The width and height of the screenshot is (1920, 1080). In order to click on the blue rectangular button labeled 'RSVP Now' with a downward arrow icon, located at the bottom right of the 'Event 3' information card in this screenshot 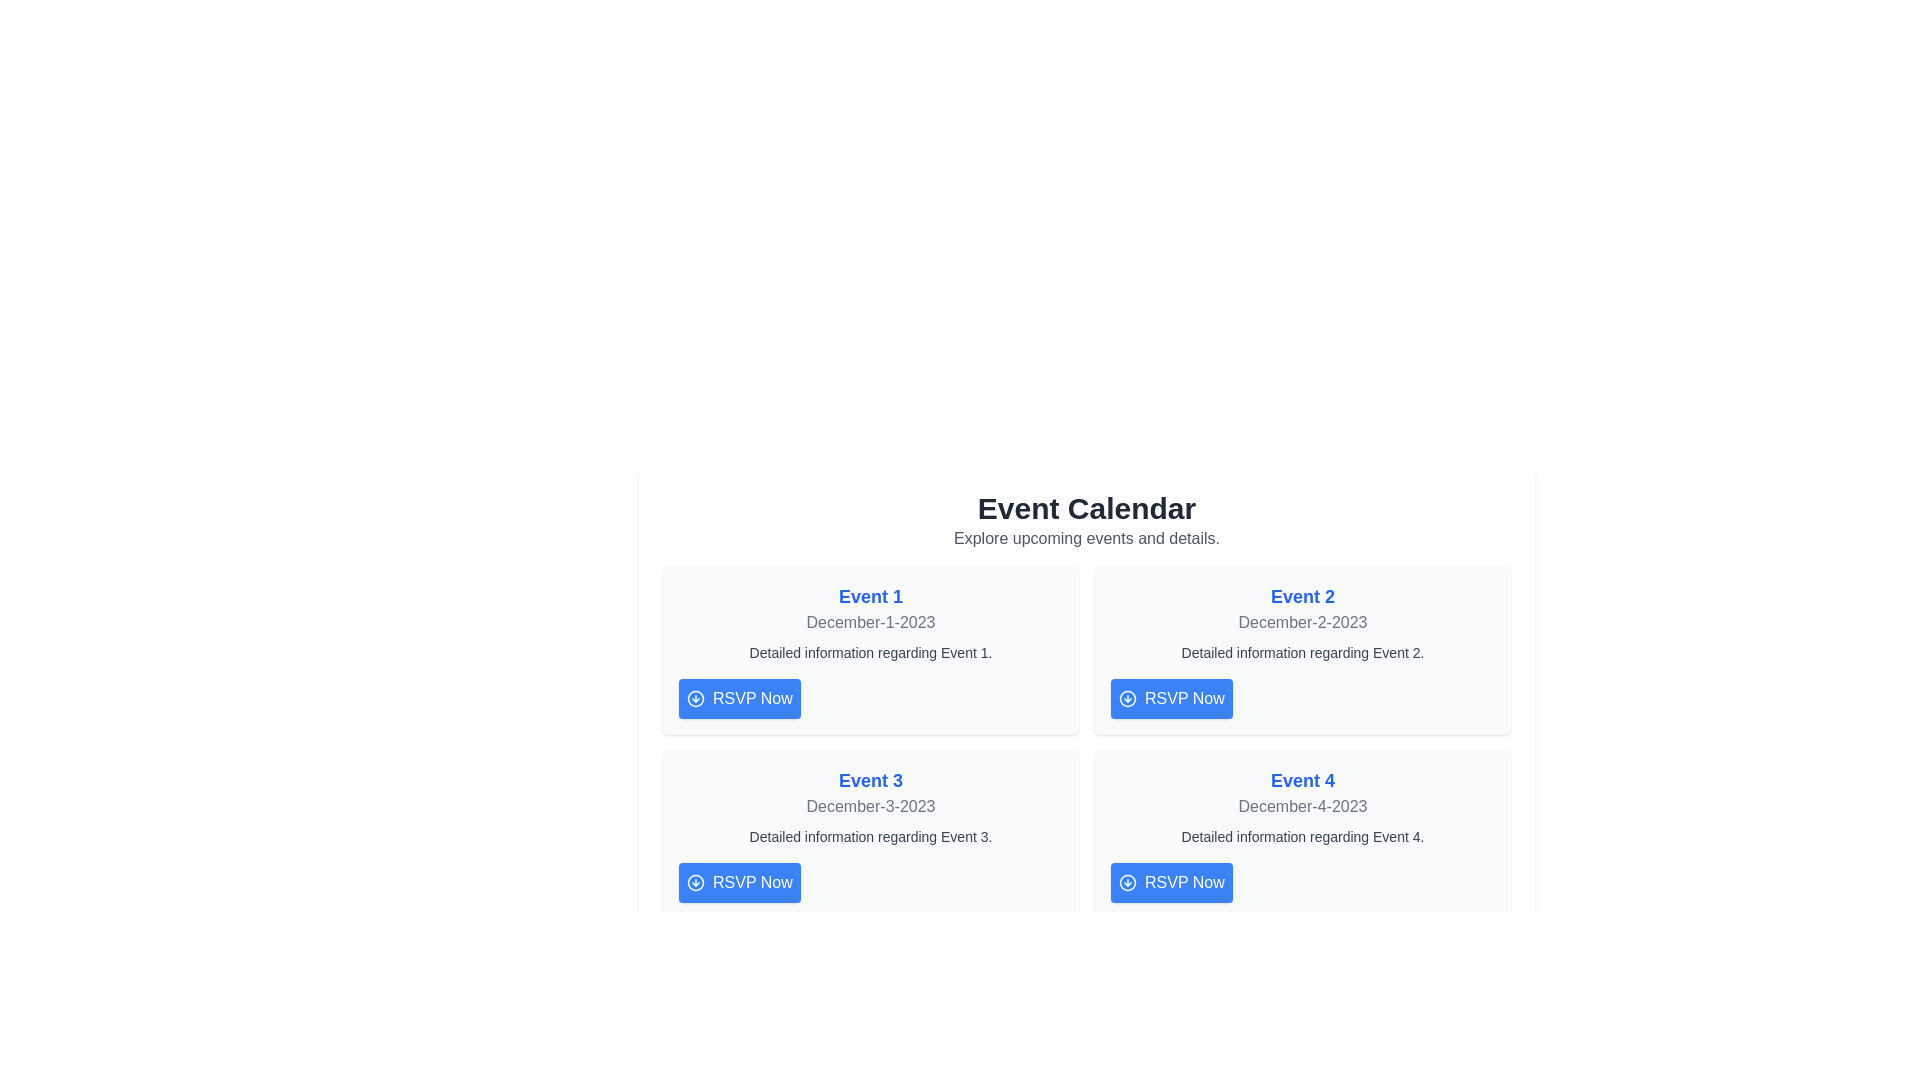, I will do `click(738, 882)`.